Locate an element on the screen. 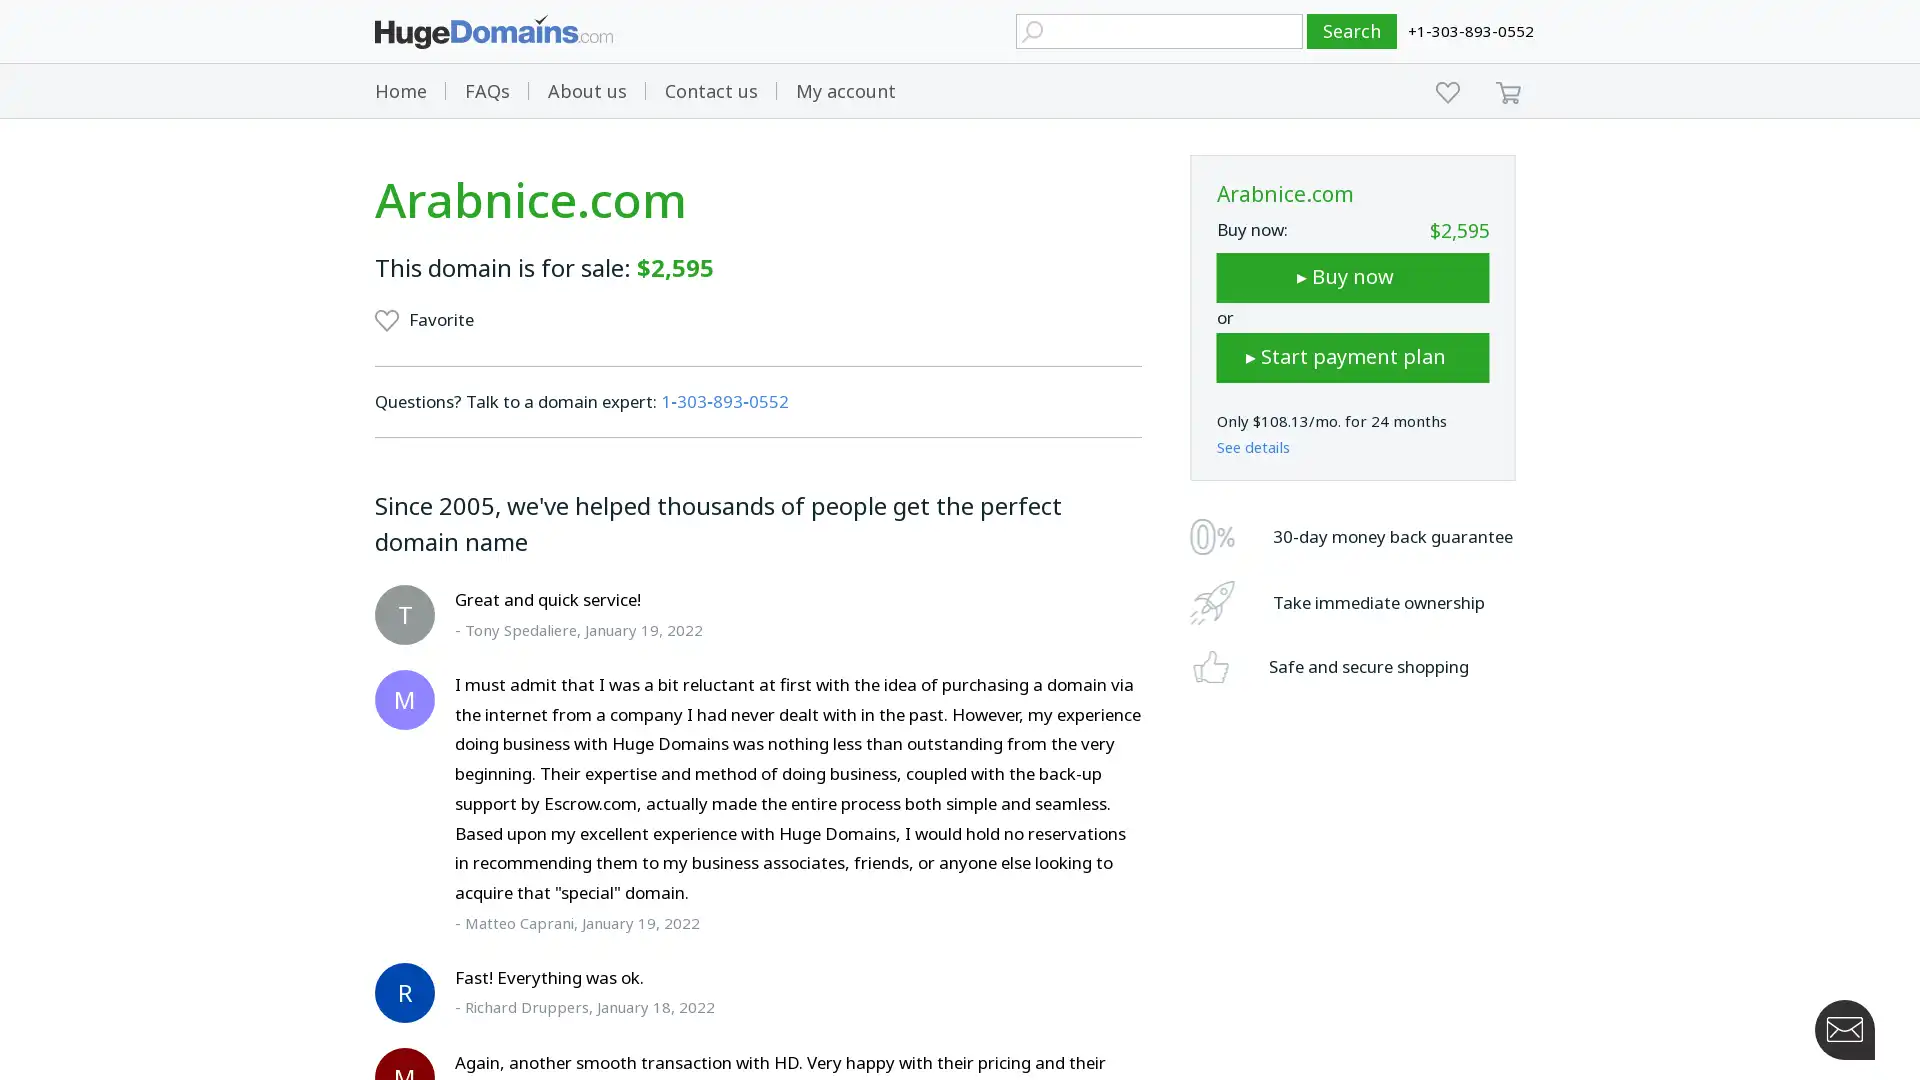 This screenshot has height=1080, width=1920. Search is located at coordinates (1352, 31).